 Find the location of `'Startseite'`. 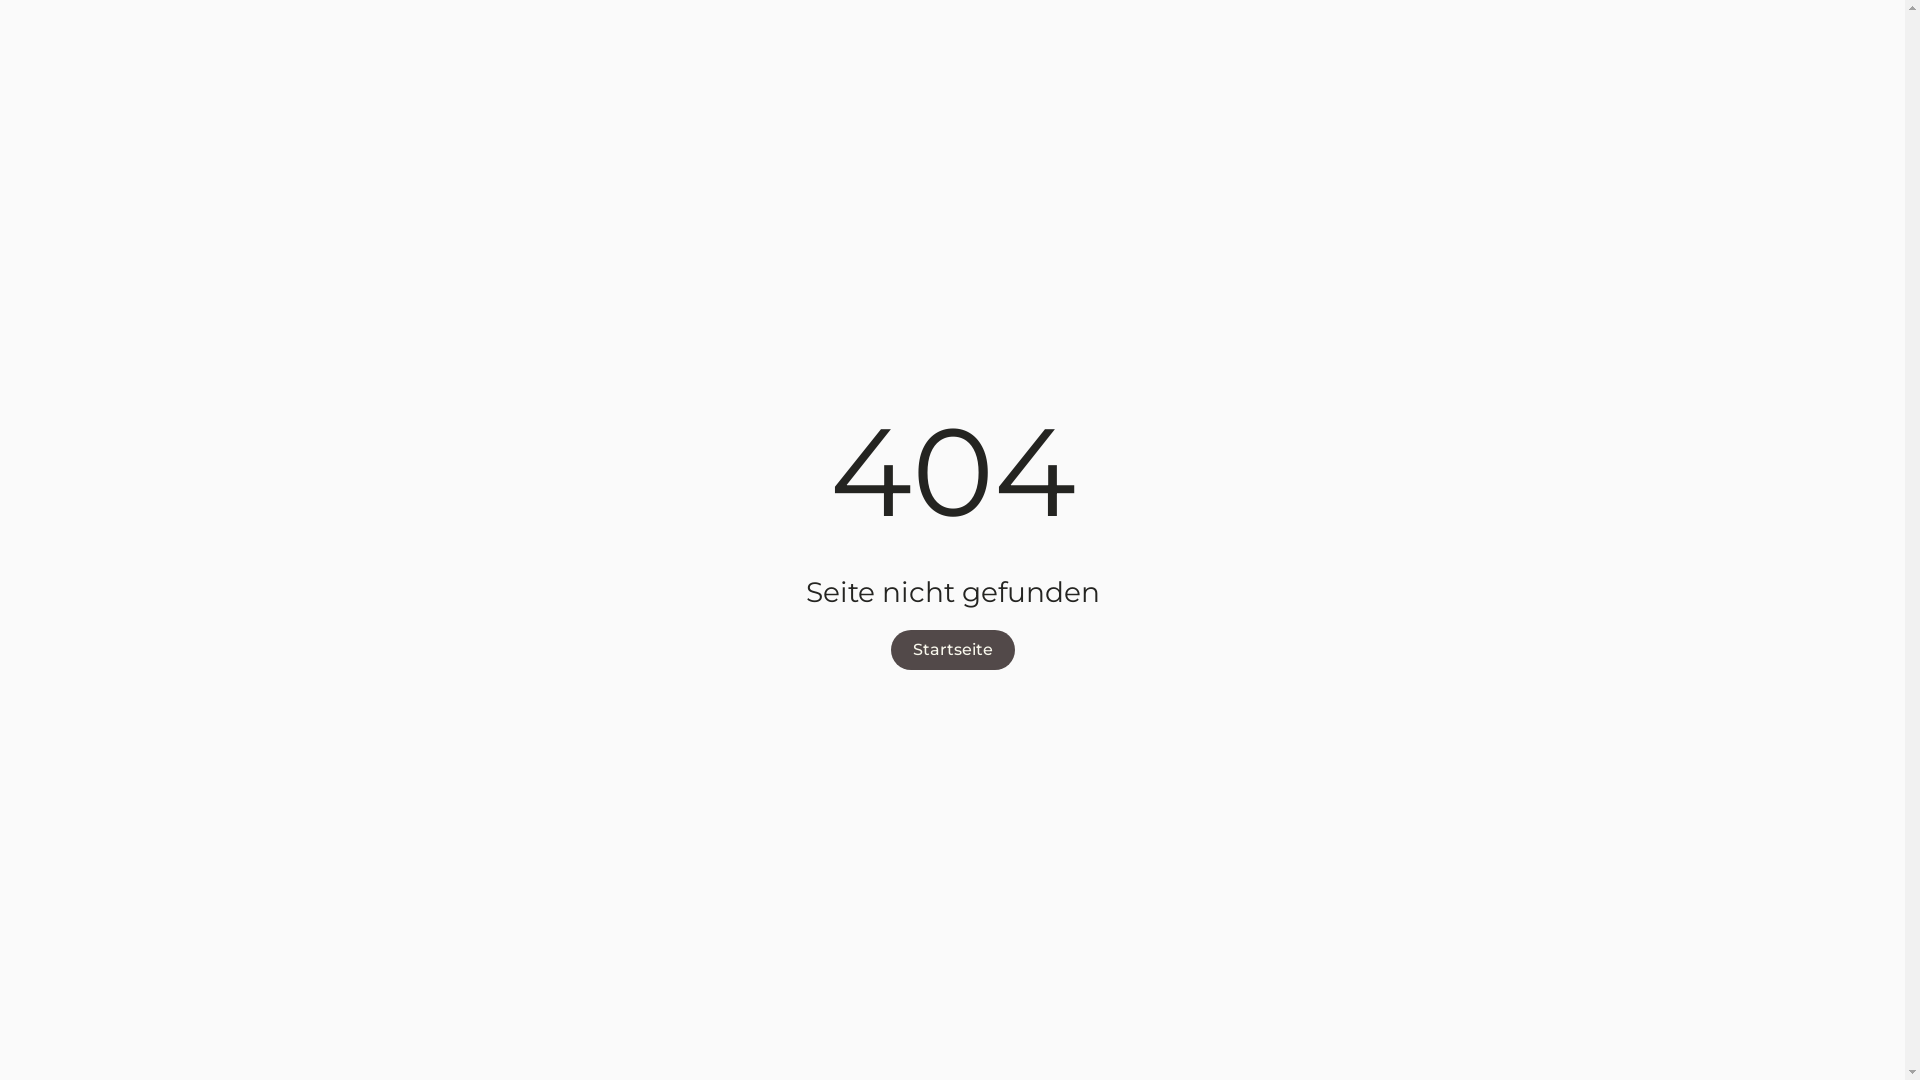

'Startseite' is located at coordinates (888, 650).